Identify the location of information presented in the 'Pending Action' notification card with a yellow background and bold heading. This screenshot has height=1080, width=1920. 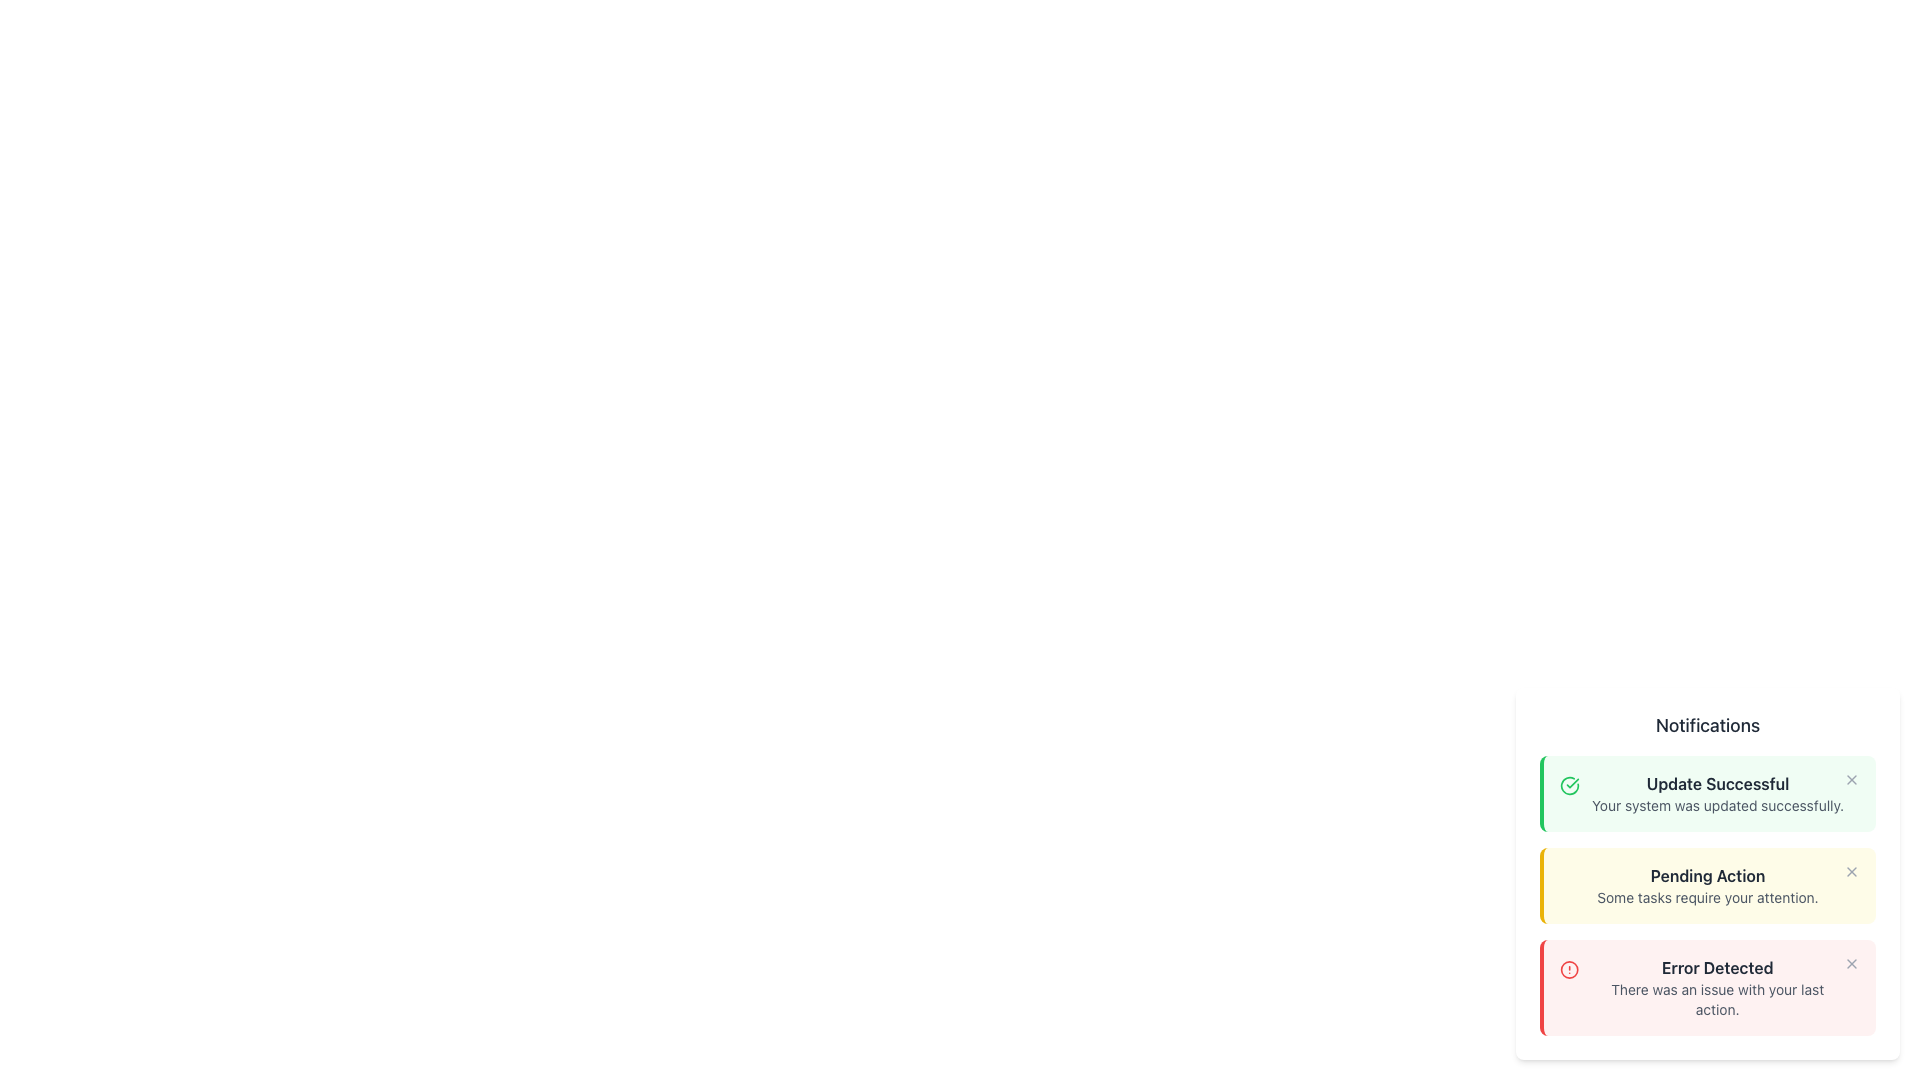
(1707, 894).